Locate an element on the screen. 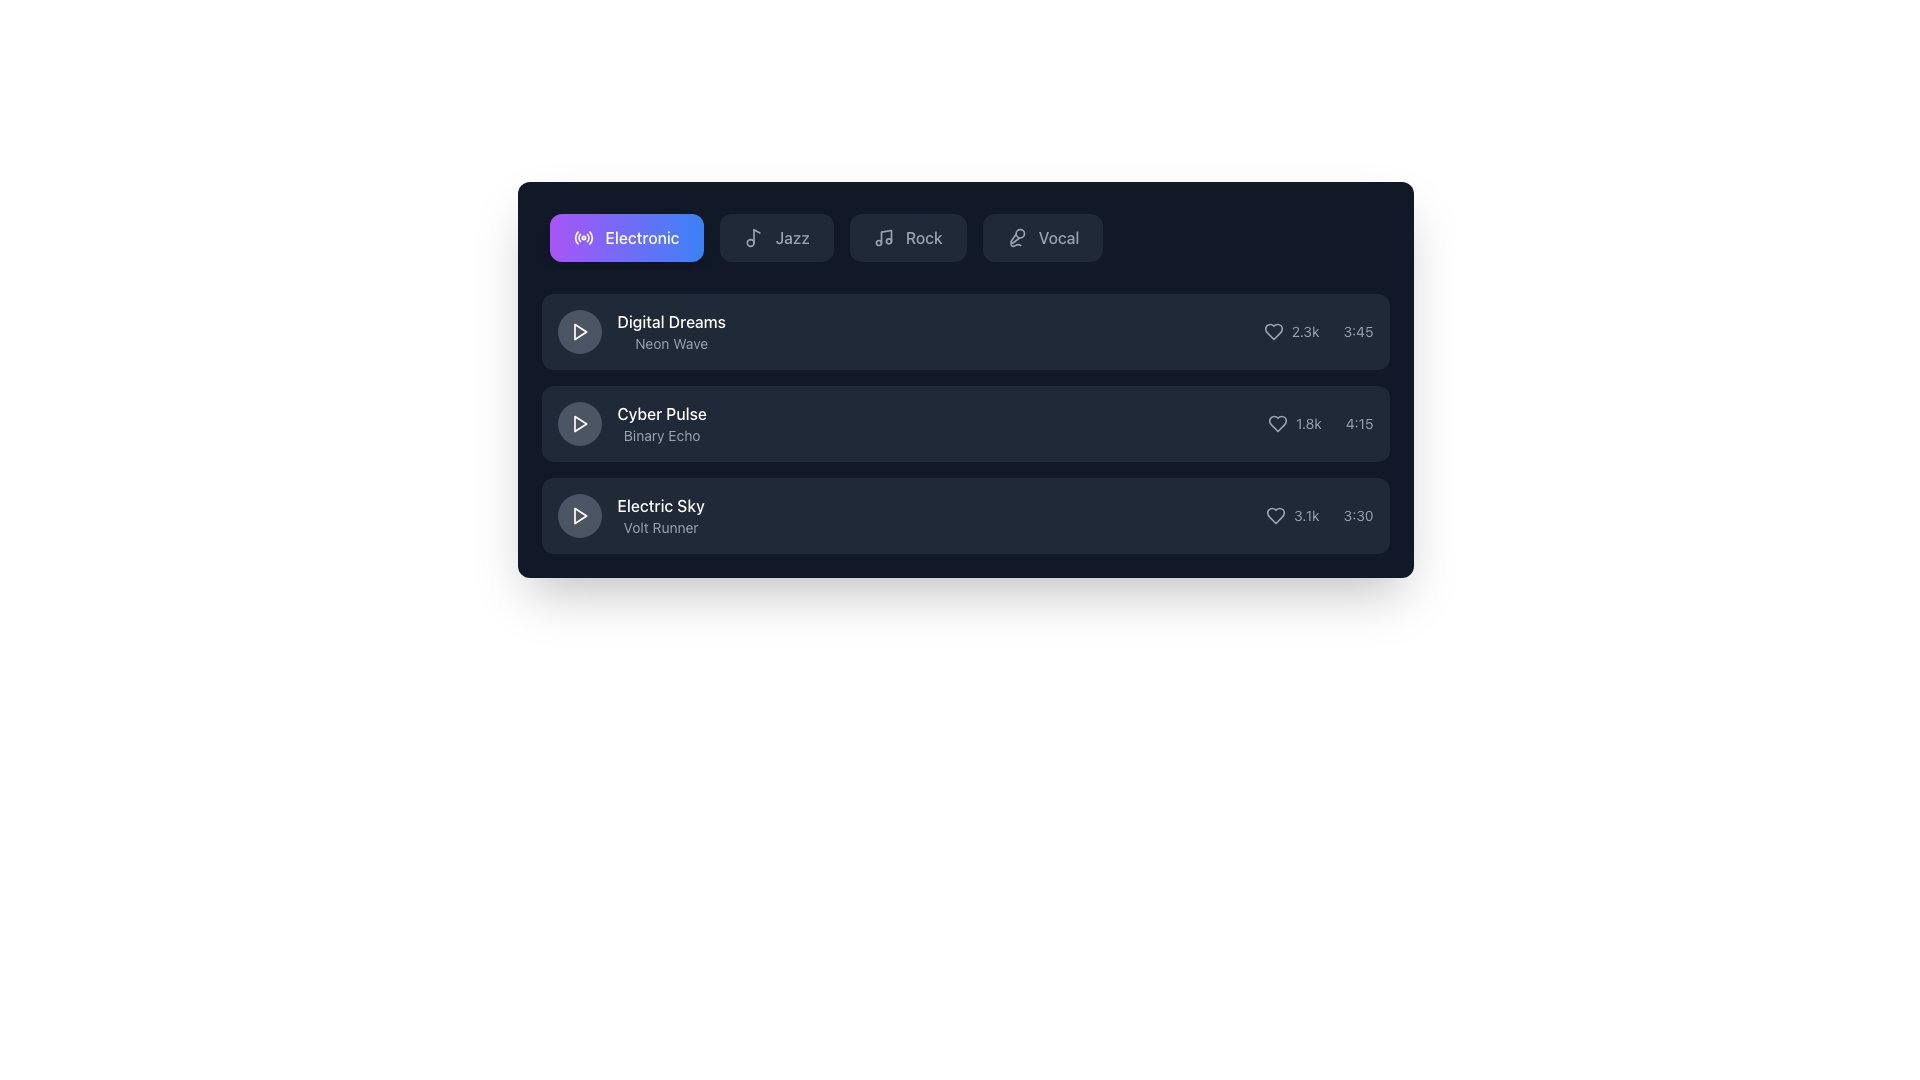  the button labeled 'Jazz' which is the second button in a horizontal list of four buttons, featuring a musical note icon and a dark gray background is located at coordinates (775, 237).